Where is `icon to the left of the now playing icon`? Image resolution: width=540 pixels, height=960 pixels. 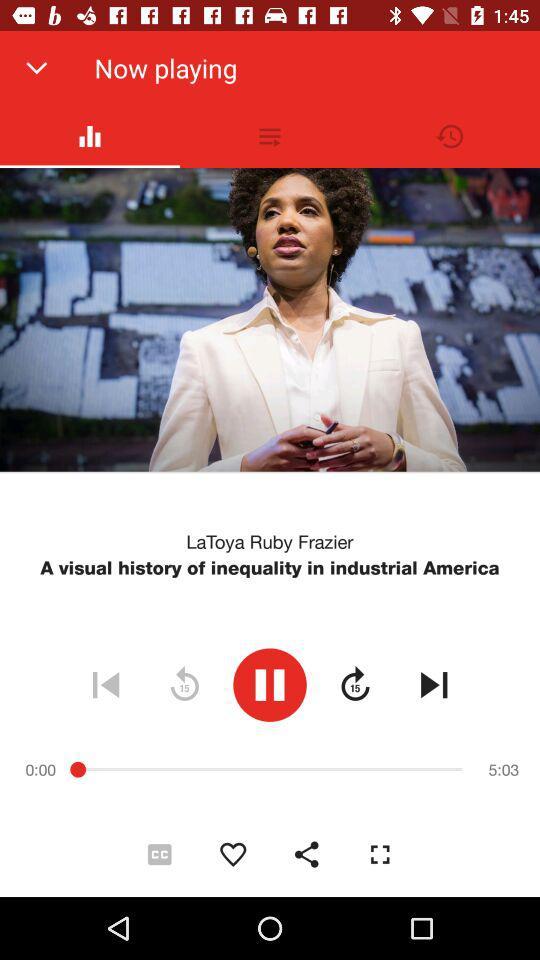 icon to the left of the now playing icon is located at coordinates (36, 68).